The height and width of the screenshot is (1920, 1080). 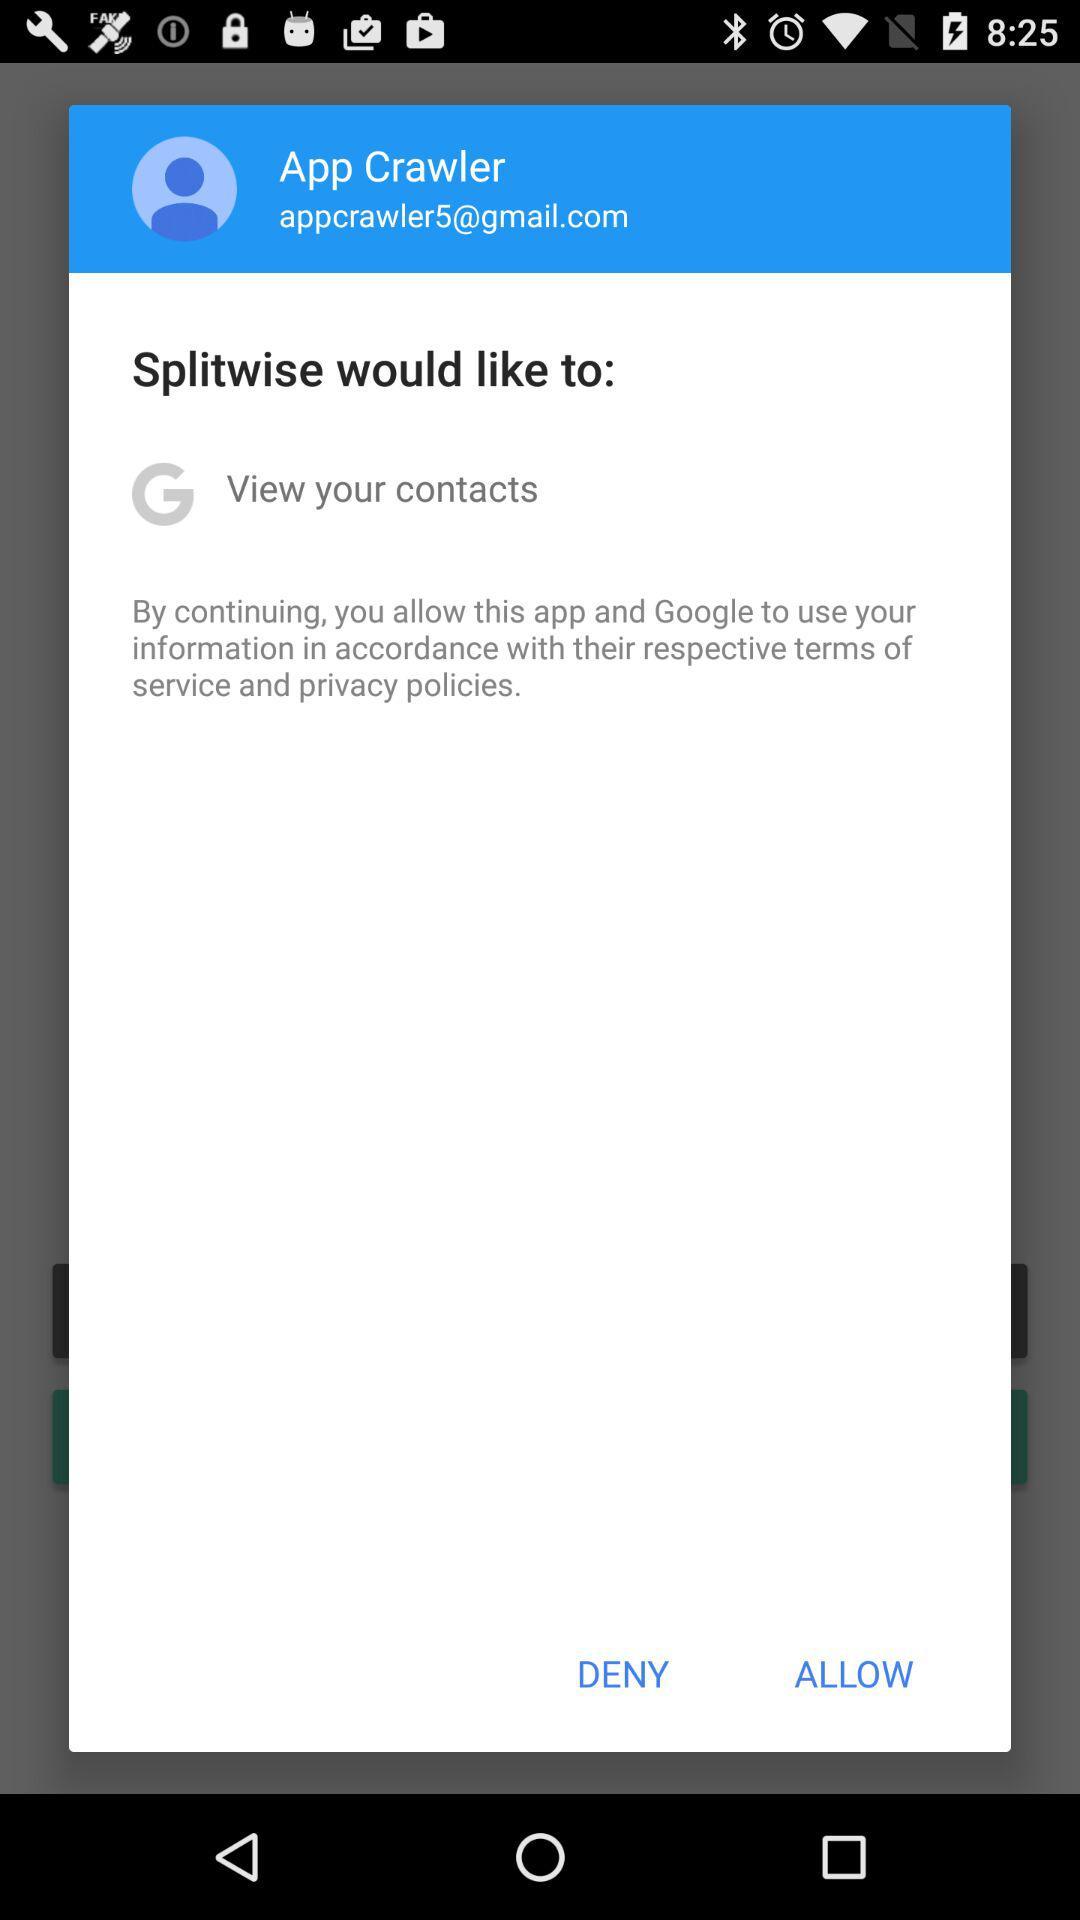 I want to click on app next to app crawler app, so click(x=184, y=188).